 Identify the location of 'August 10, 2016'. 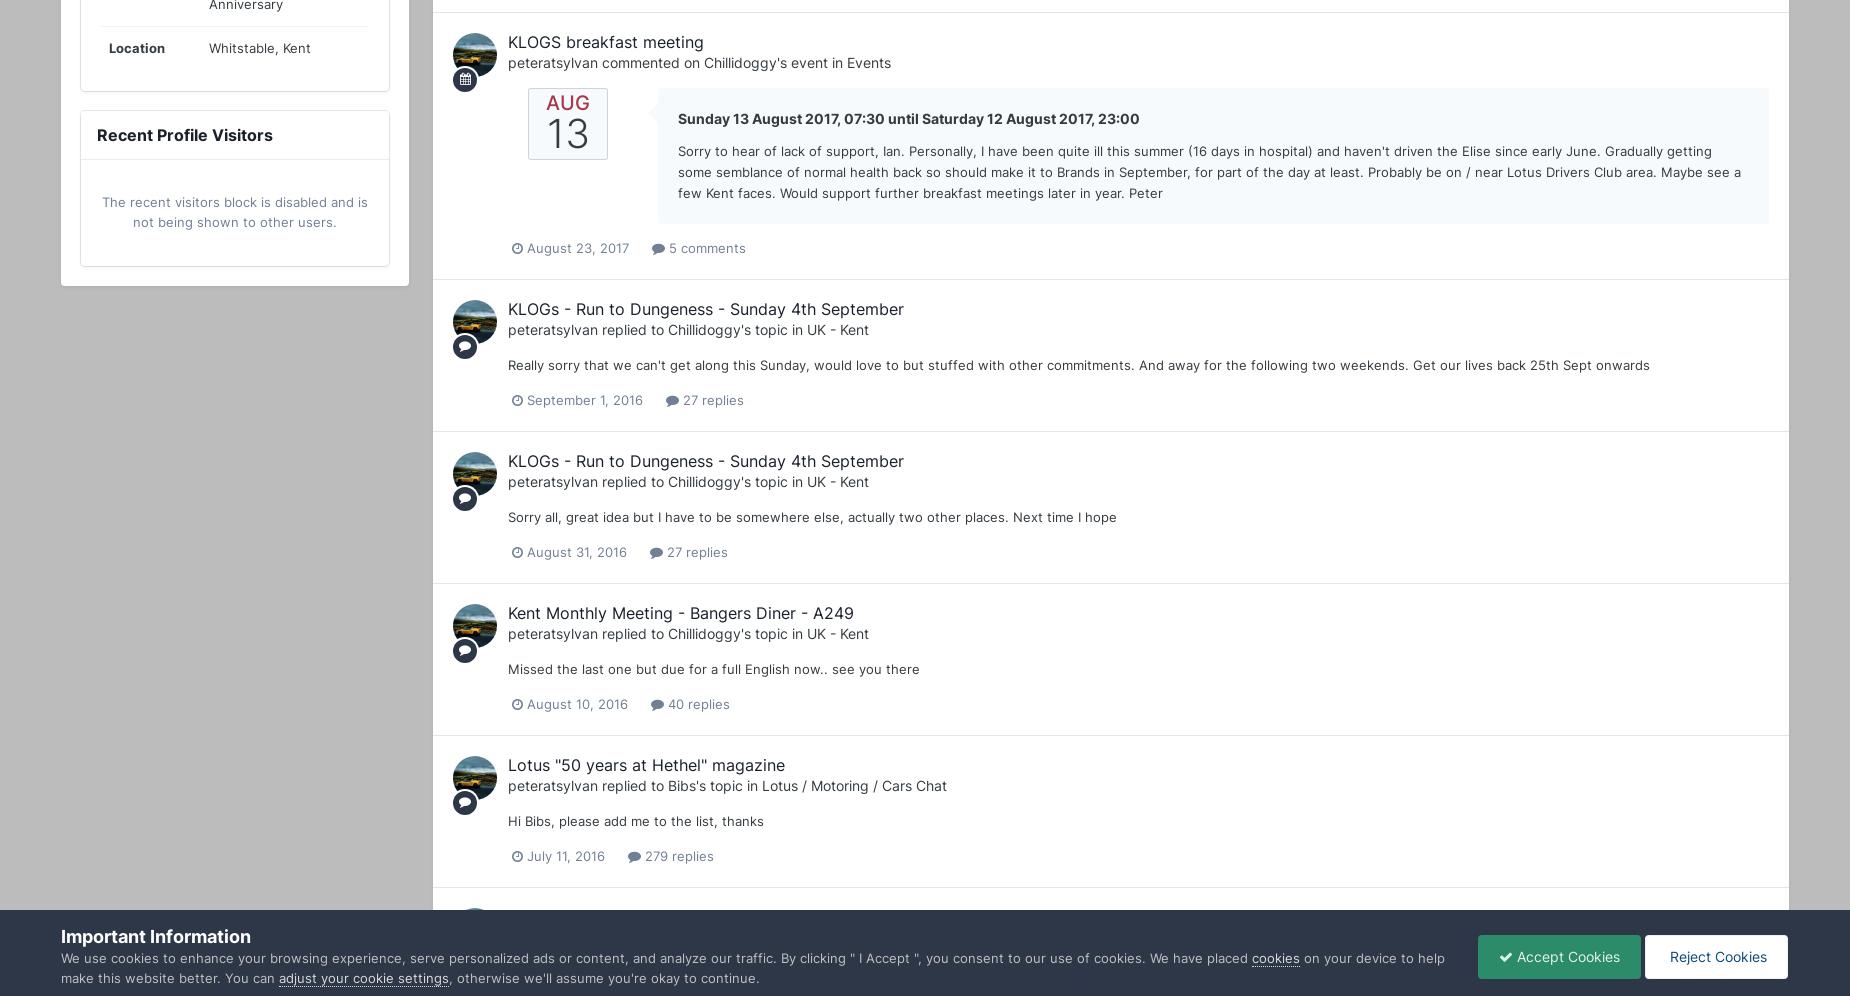
(577, 702).